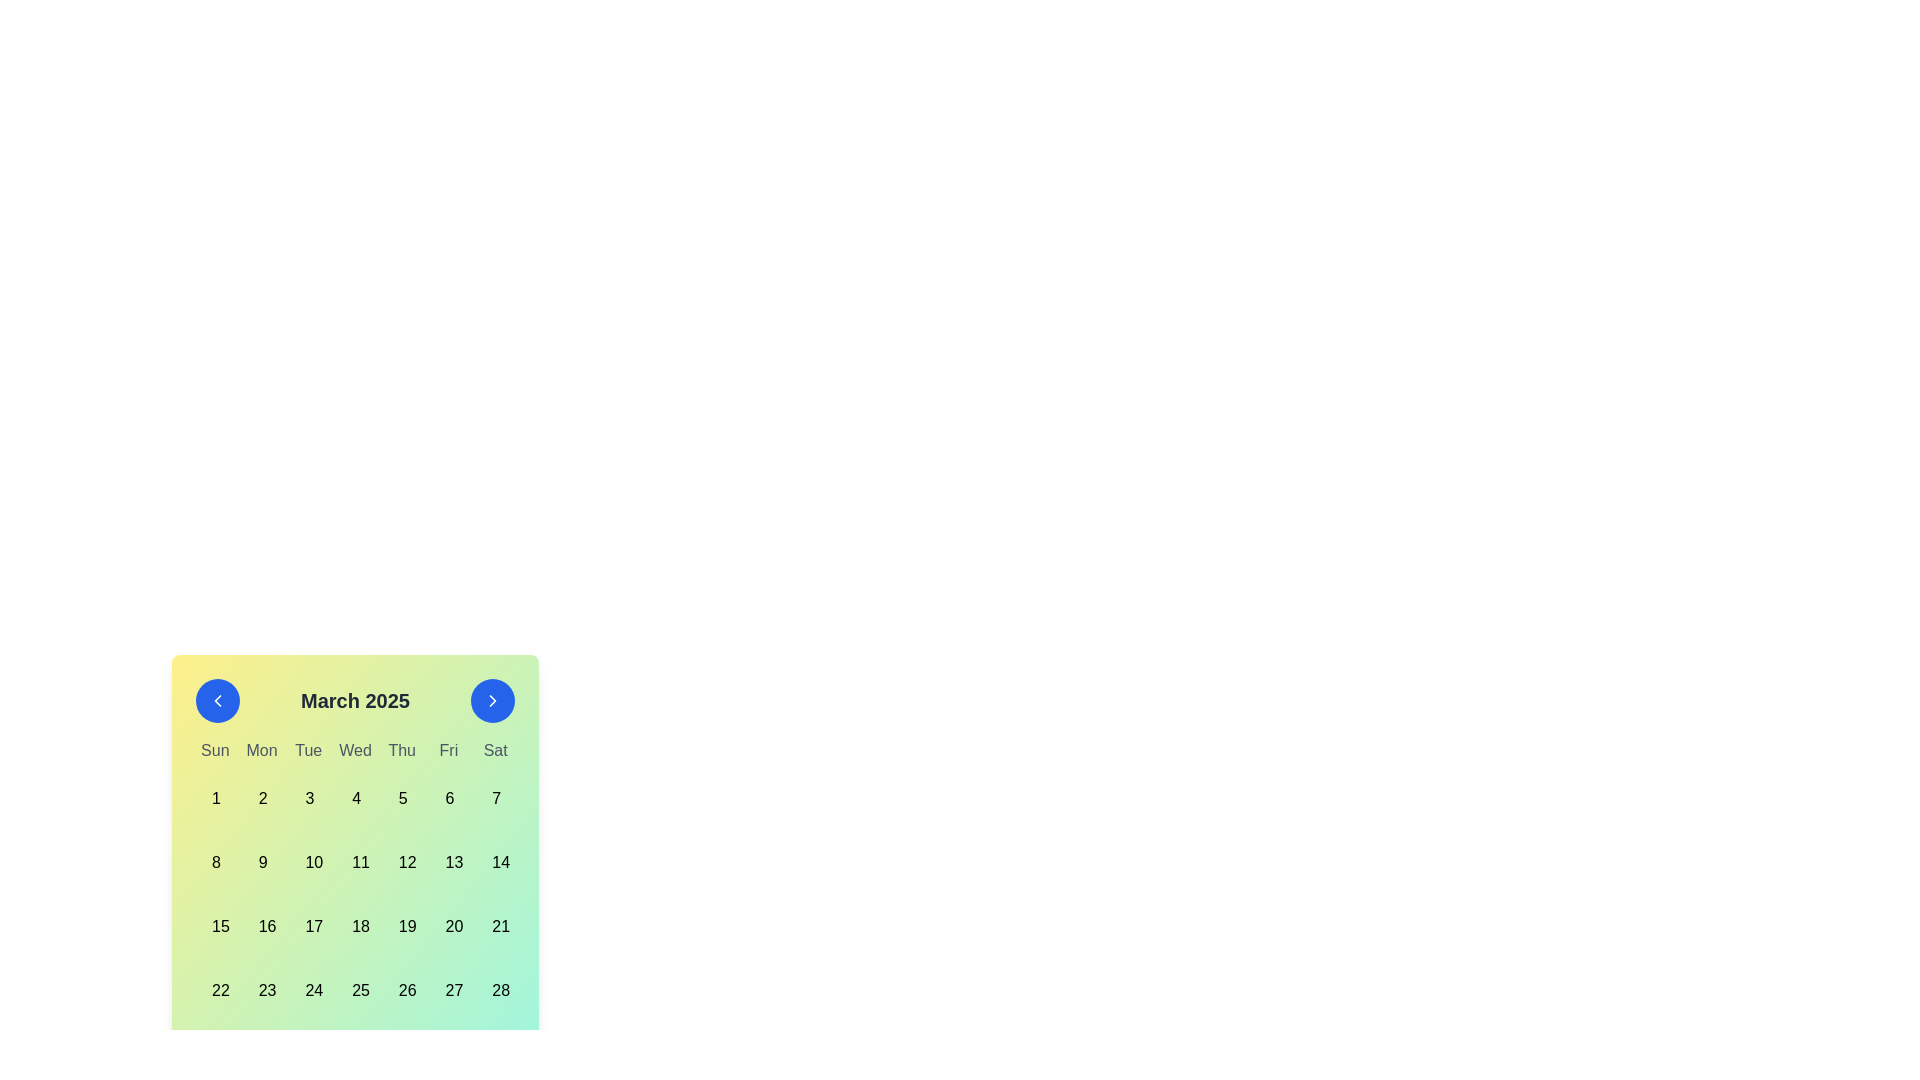  What do you see at coordinates (261, 926) in the screenshot?
I see `the date '16' button in the calendar interface` at bounding box center [261, 926].